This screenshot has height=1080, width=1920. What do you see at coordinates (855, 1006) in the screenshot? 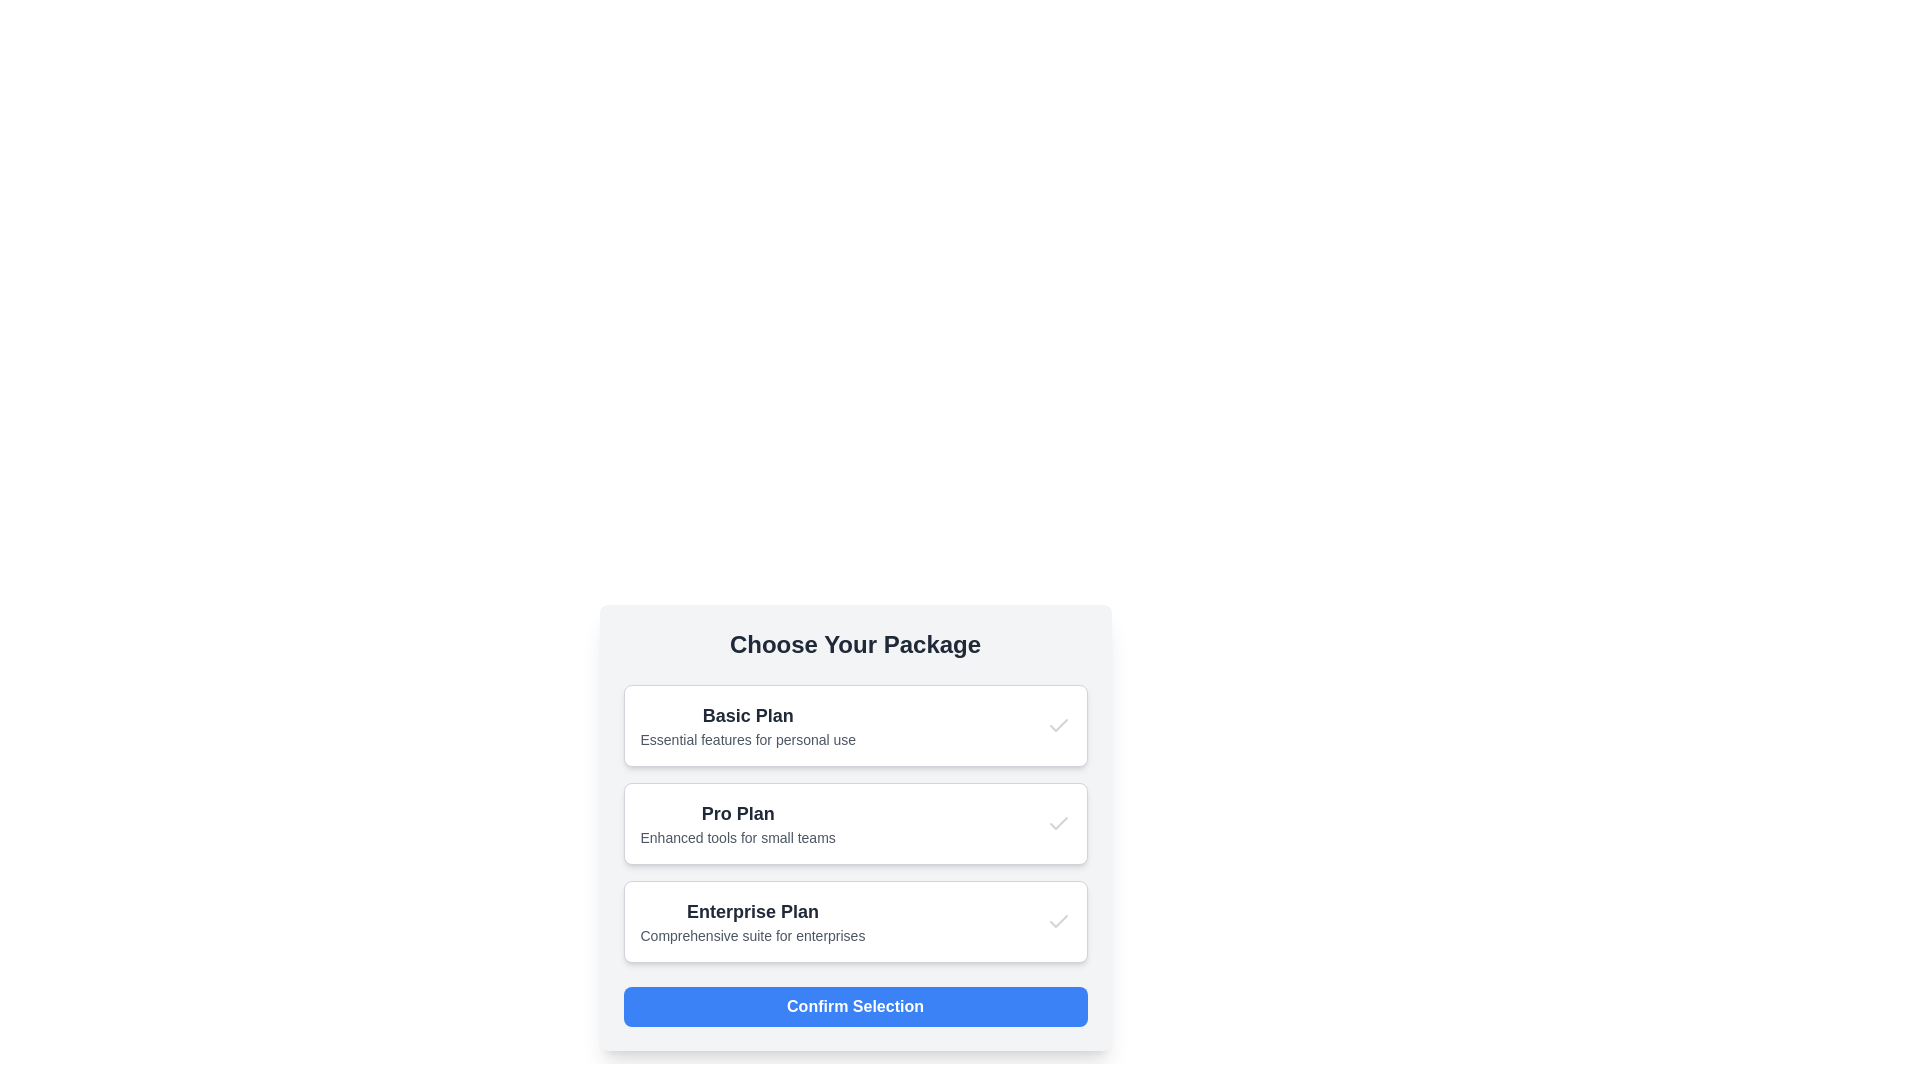
I see `the 'Confirm Selection' button with a blue background and rounded corners located at the bottom of the 'Choose Your Package' section to confirm the selection` at bounding box center [855, 1006].